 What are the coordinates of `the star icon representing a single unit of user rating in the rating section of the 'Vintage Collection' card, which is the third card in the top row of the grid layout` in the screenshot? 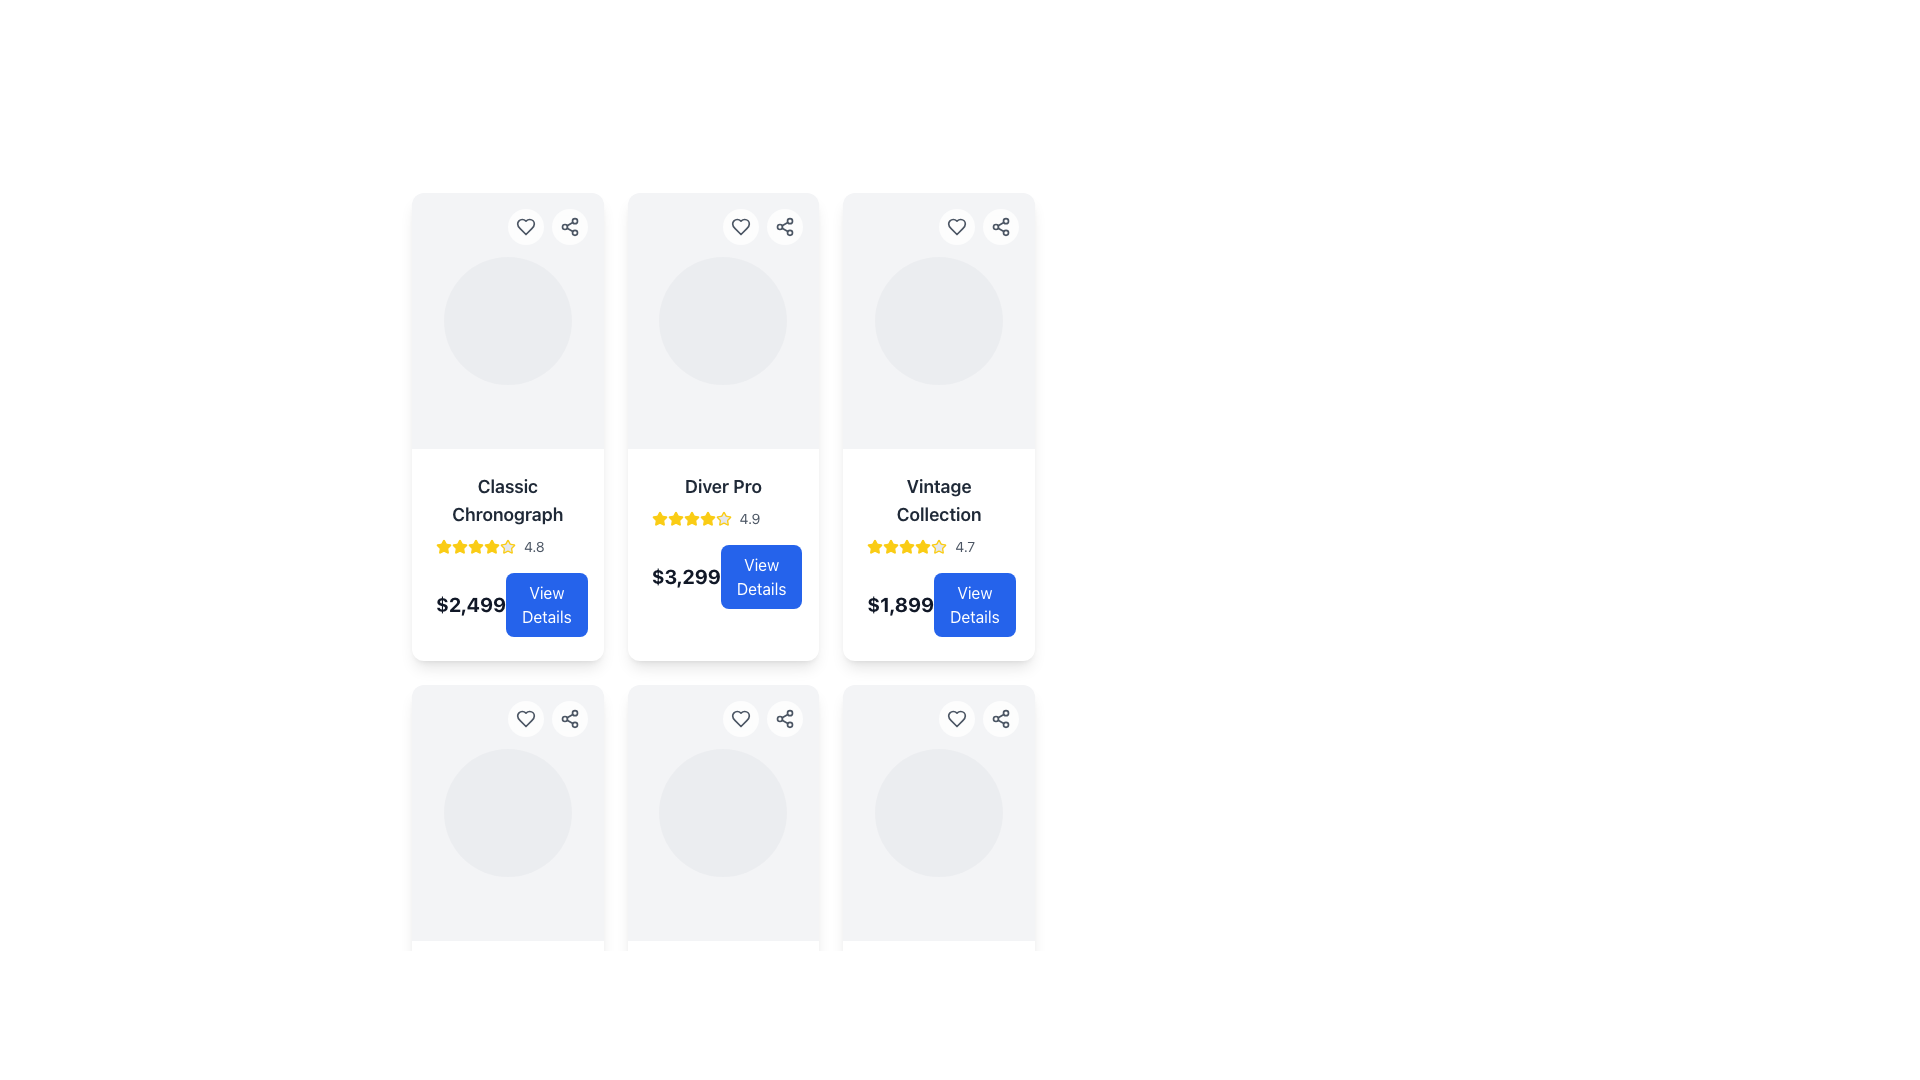 It's located at (922, 546).